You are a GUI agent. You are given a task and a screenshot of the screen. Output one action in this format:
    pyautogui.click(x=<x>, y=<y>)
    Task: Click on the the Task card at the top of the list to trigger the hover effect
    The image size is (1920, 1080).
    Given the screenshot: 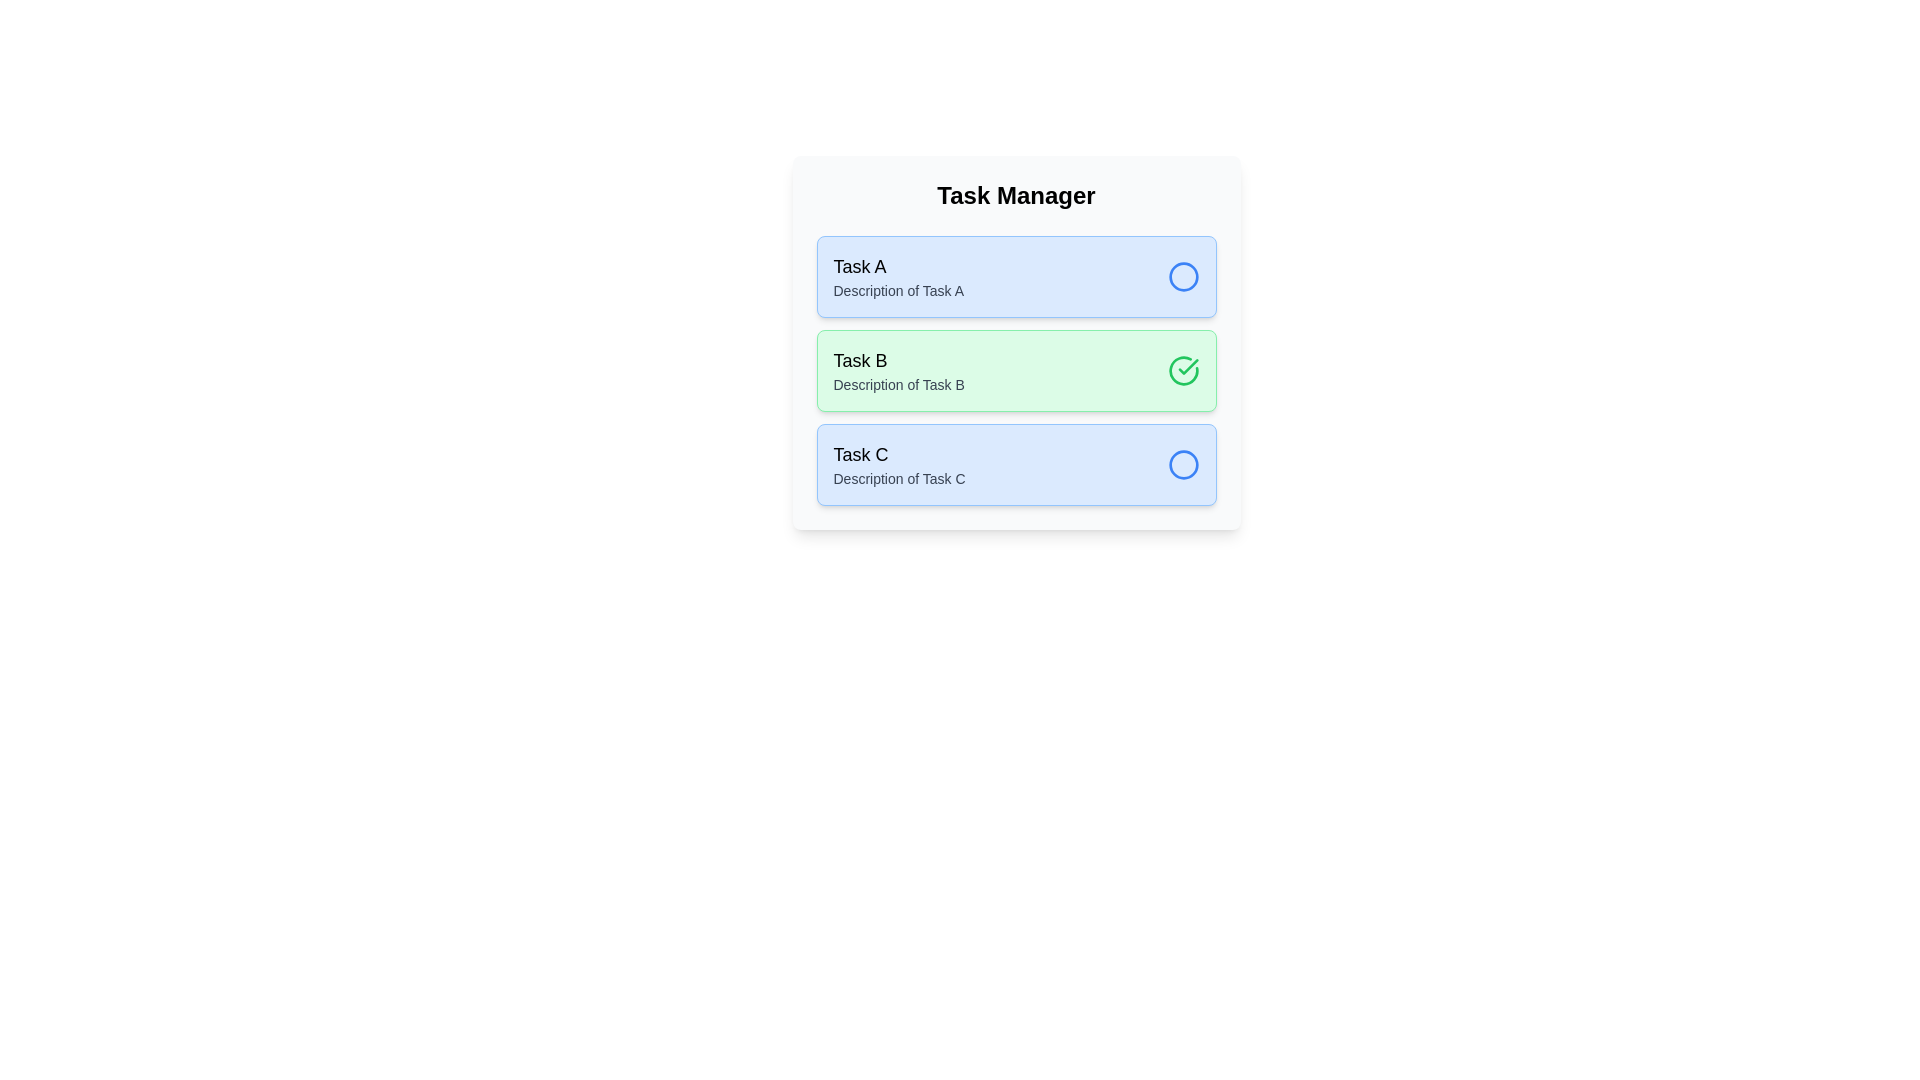 What is the action you would take?
    pyautogui.click(x=1016, y=277)
    